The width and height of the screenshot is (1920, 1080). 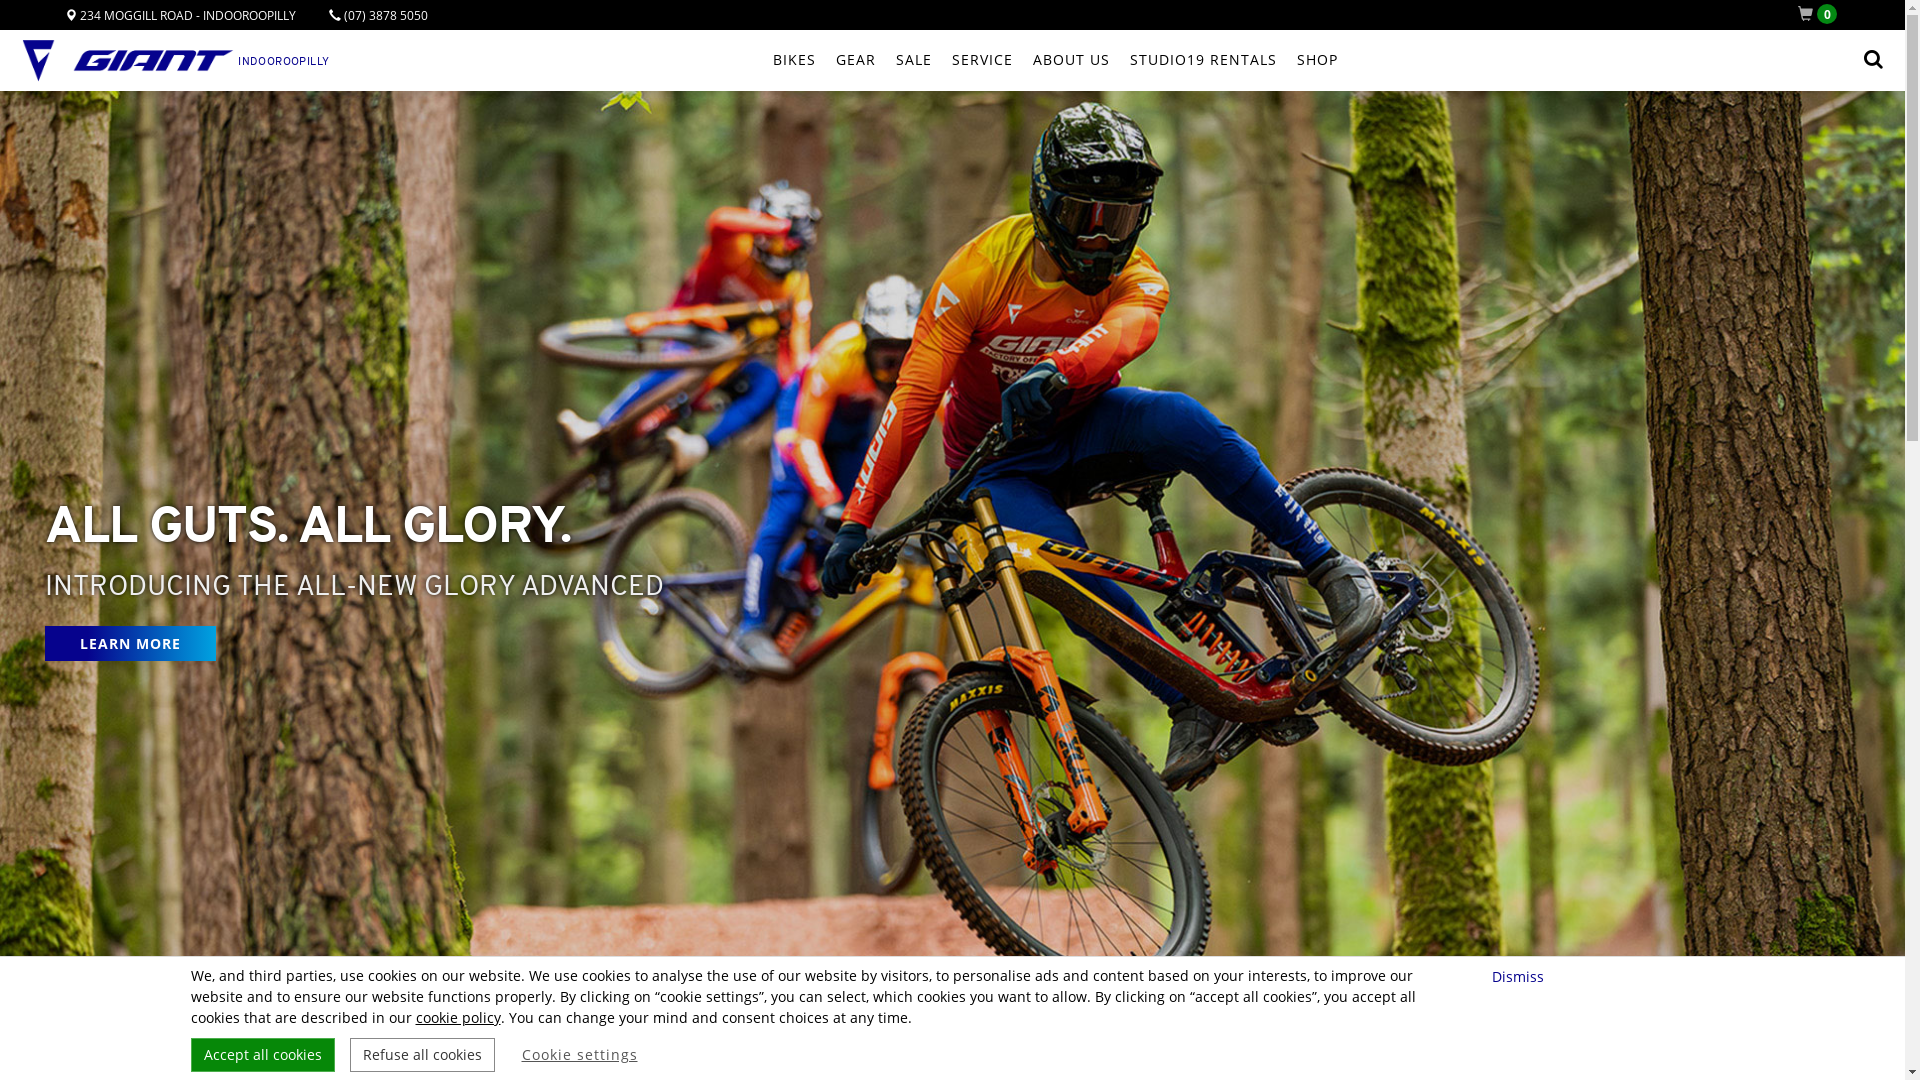 What do you see at coordinates (129, 643) in the screenshot?
I see `'LEARN MORE'` at bounding box center [129, 643].